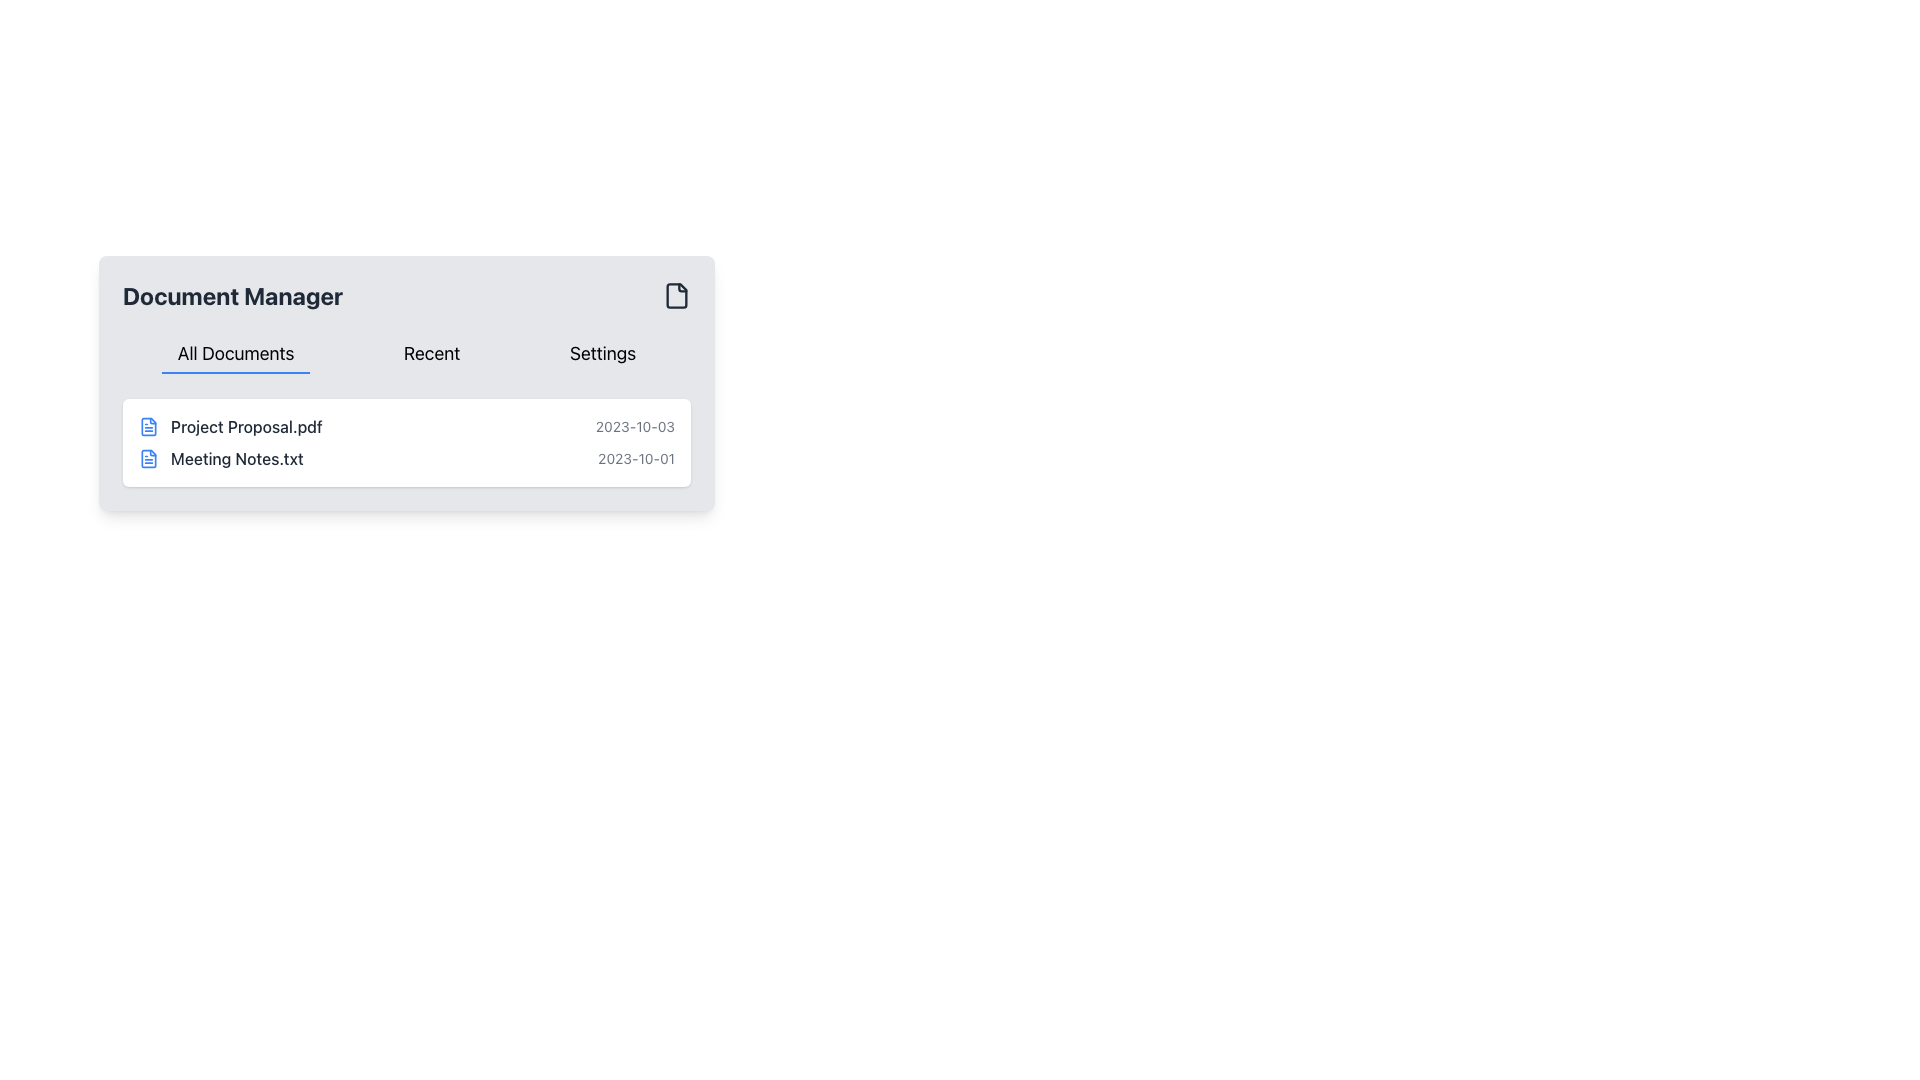  Describe the element at coordinates (147, 426) in the screenshot. I see `the PDF document icon representing 'Project Proposal.pdf' in the 'Document Manager' panel` at that location.